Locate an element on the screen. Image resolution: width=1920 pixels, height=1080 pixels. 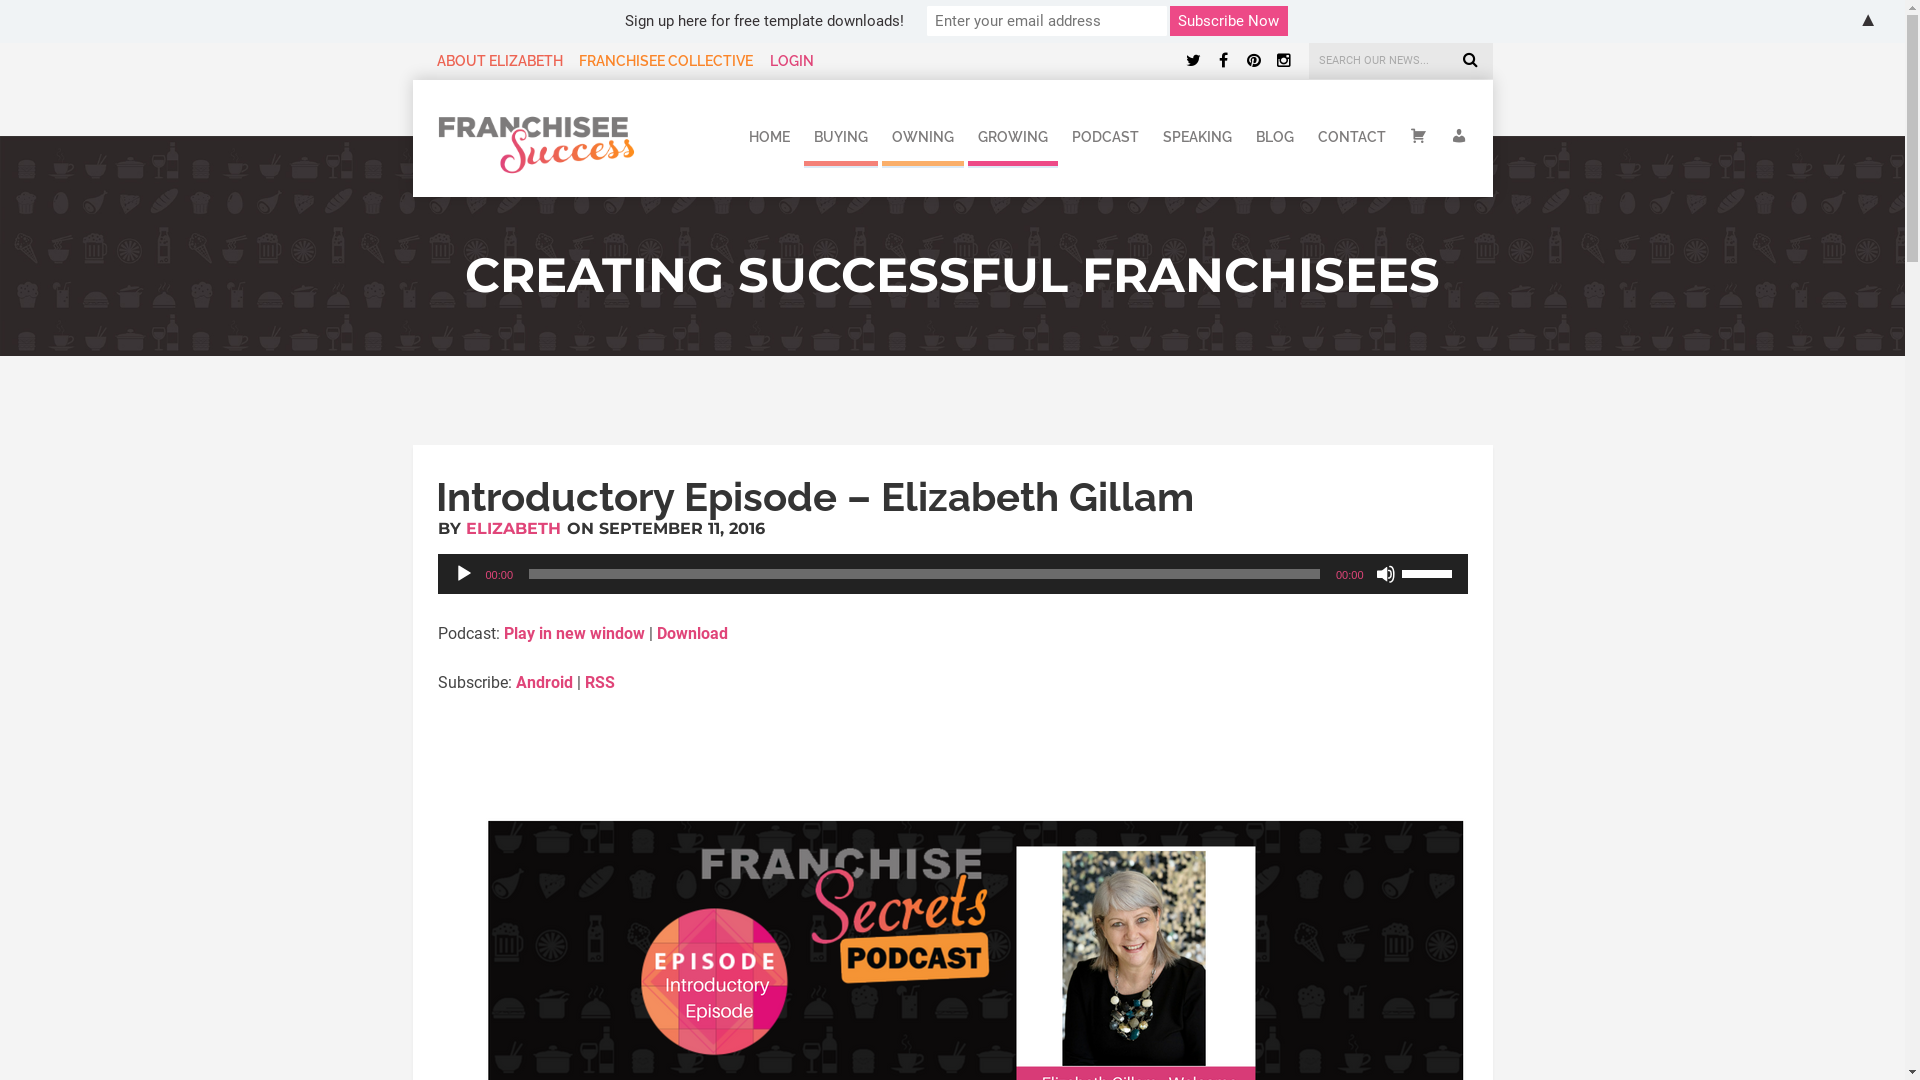
'Twitter' is located at coordinates (1193, 60).